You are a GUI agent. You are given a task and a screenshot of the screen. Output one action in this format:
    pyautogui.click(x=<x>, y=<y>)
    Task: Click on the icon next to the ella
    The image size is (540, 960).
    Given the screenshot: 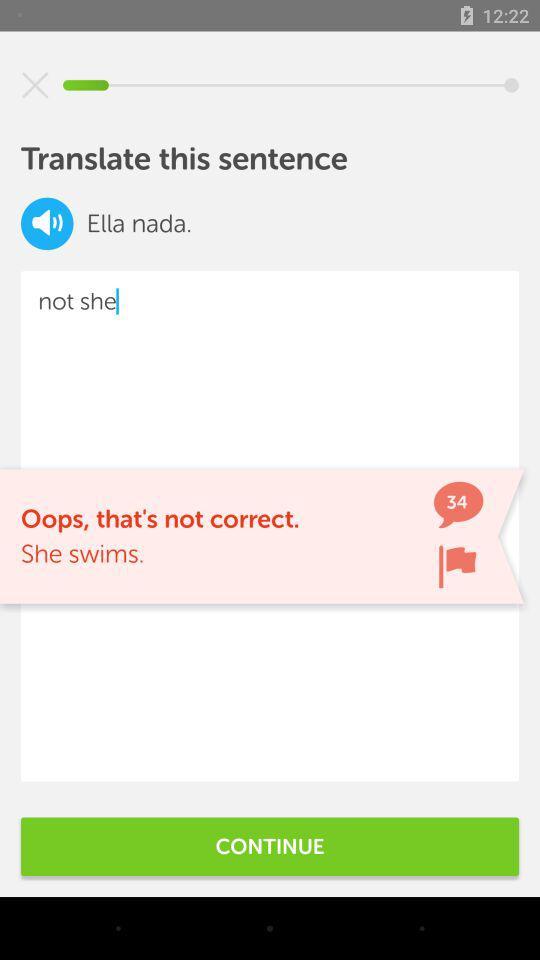 What is the action you would take?
    pyautogui.click(x=47, y=223)
    